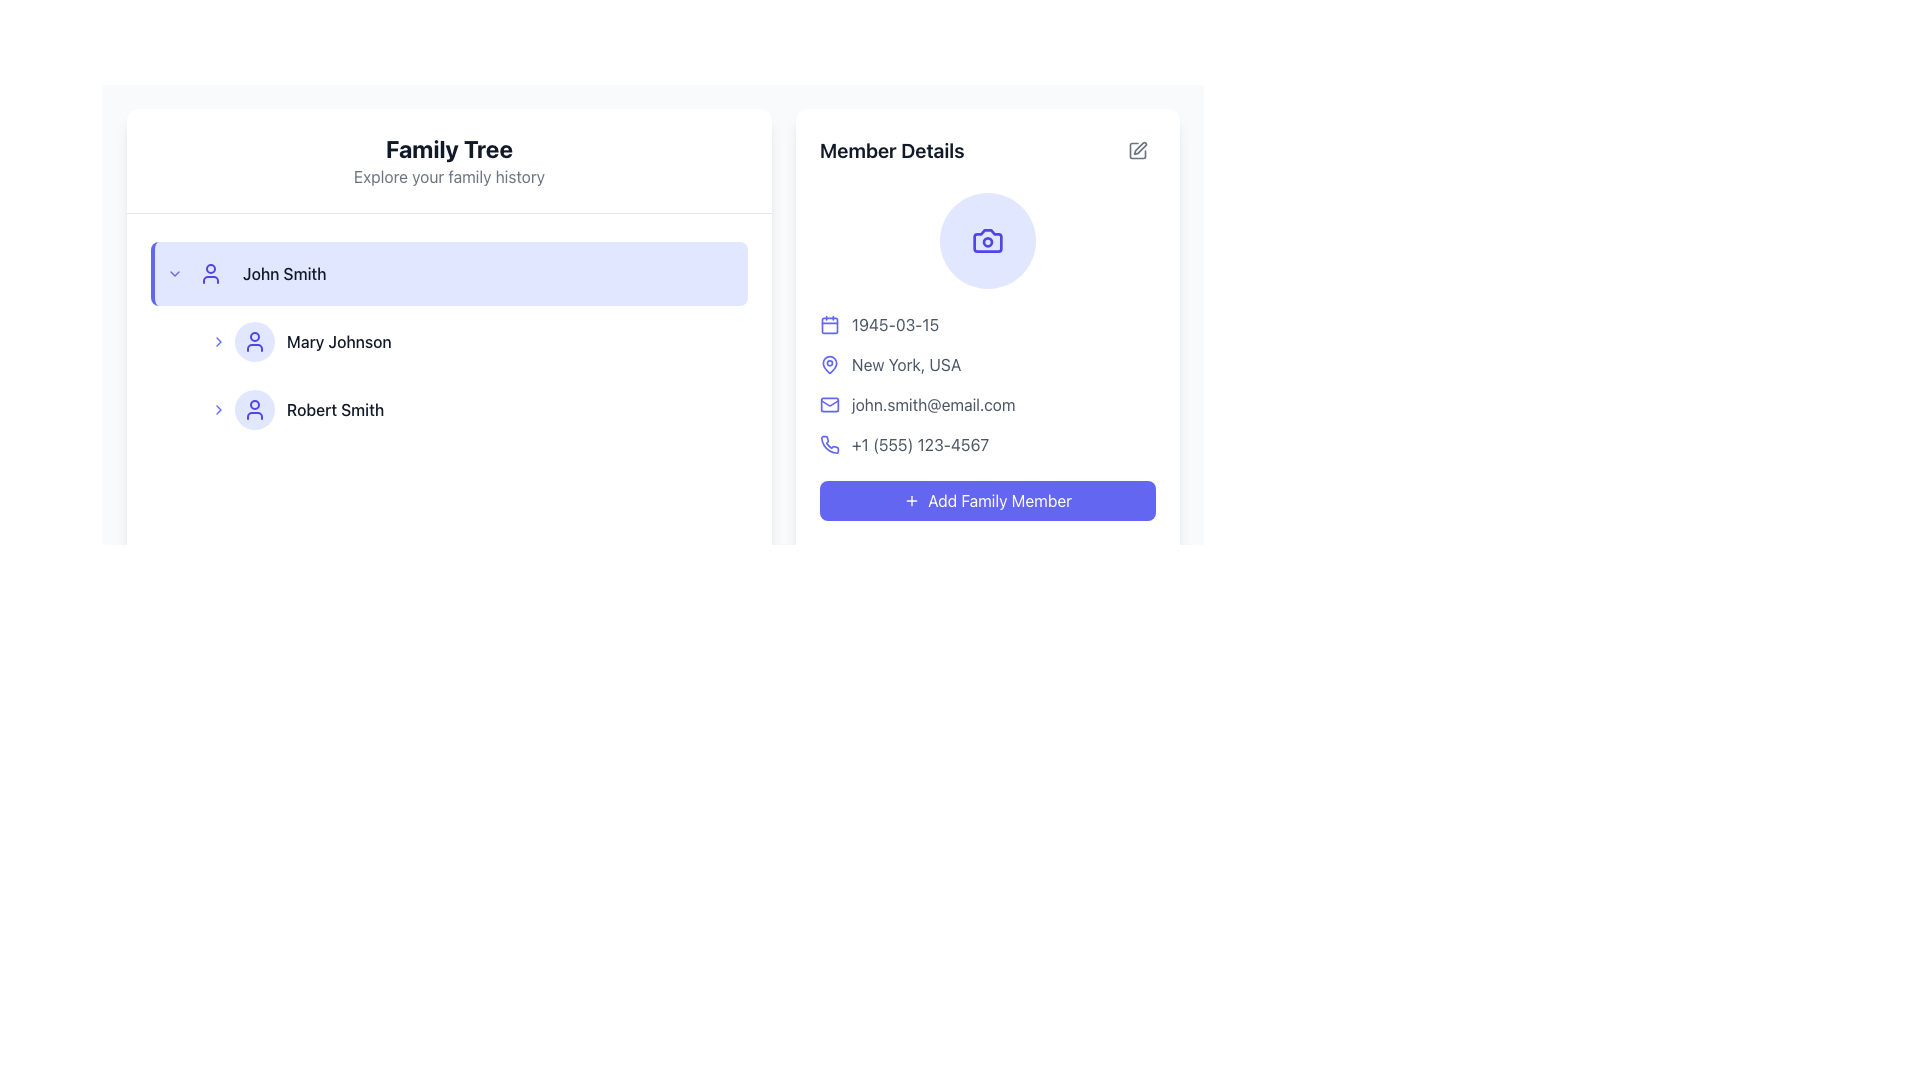 This screenshot has width=1920, height=1080. I want to click on the gray pen icon located in the top-right corner of the 'Member Details' section, so click(1140, 147).